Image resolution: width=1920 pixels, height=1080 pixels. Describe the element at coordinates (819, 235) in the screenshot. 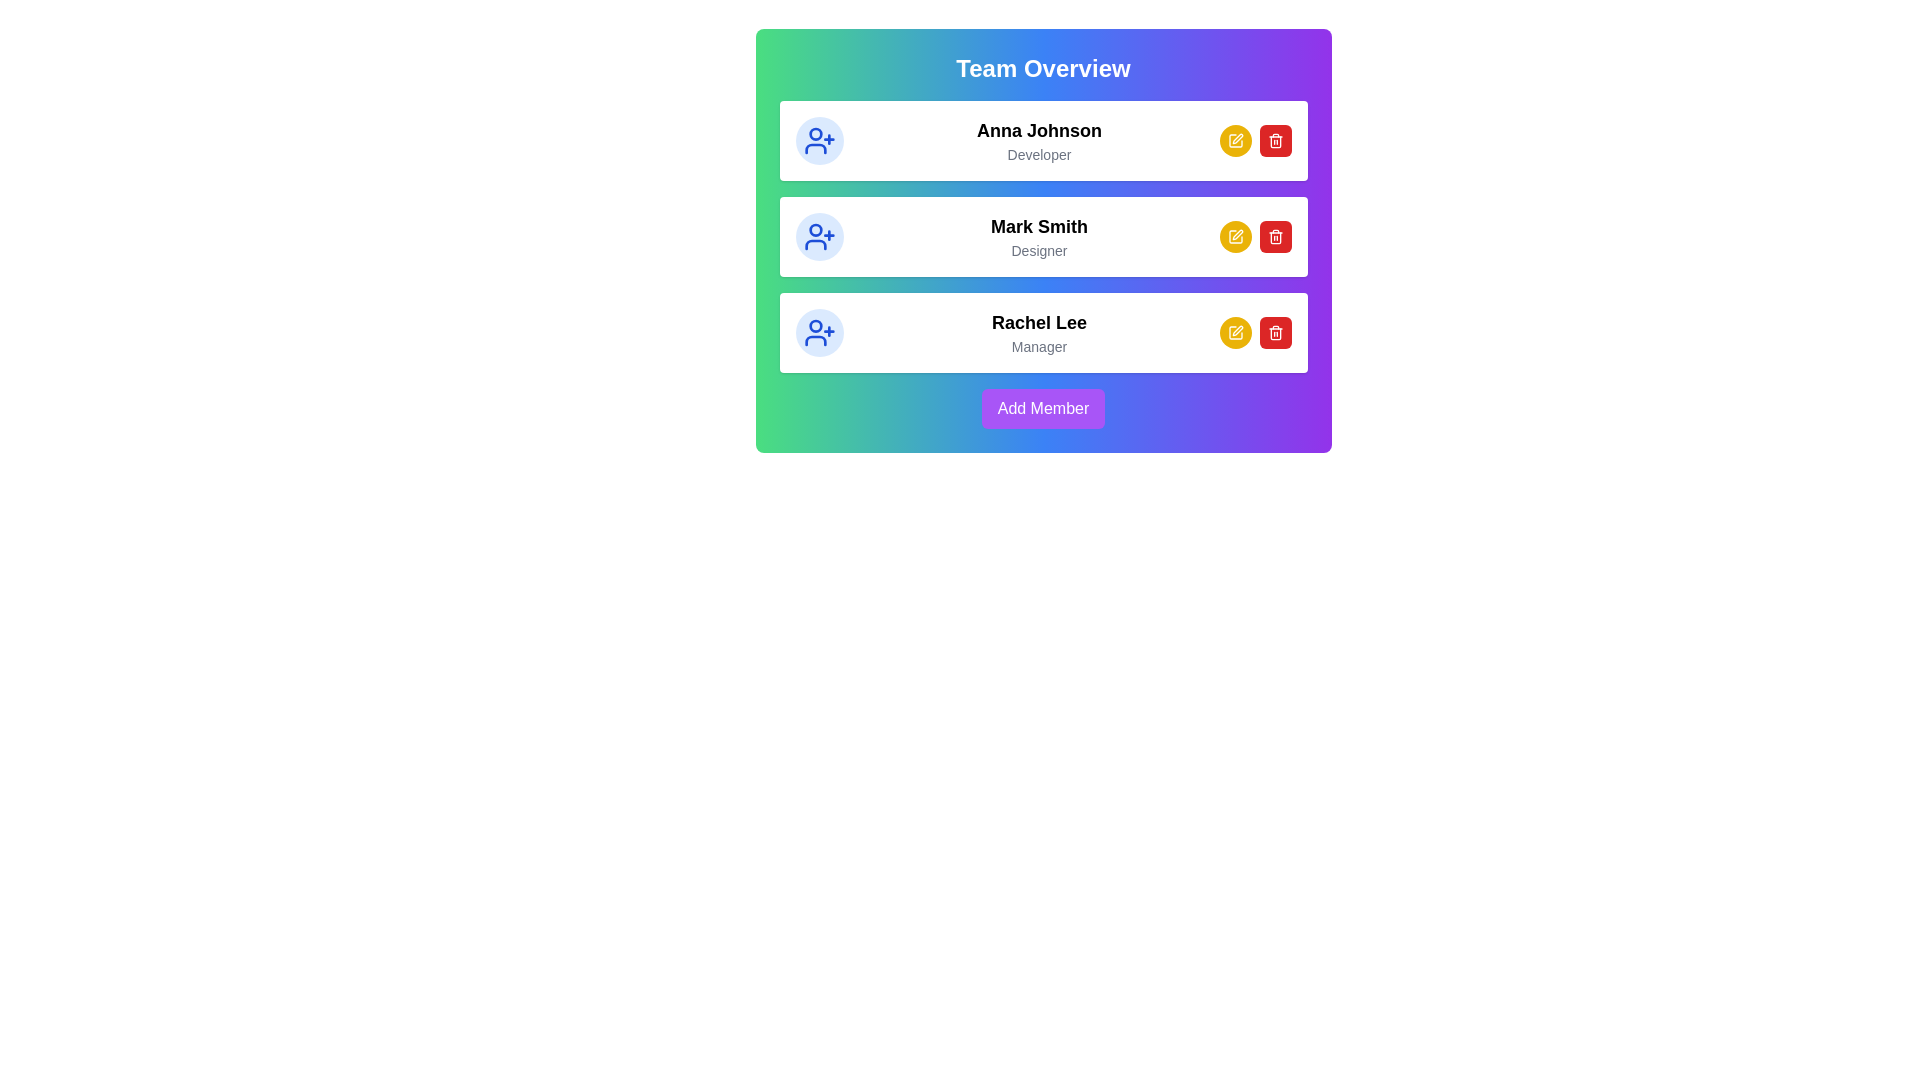

I see `the 'Add User' or 'Invite User' icon button located within the card representing the team member 'Mark Smith'` at that location.